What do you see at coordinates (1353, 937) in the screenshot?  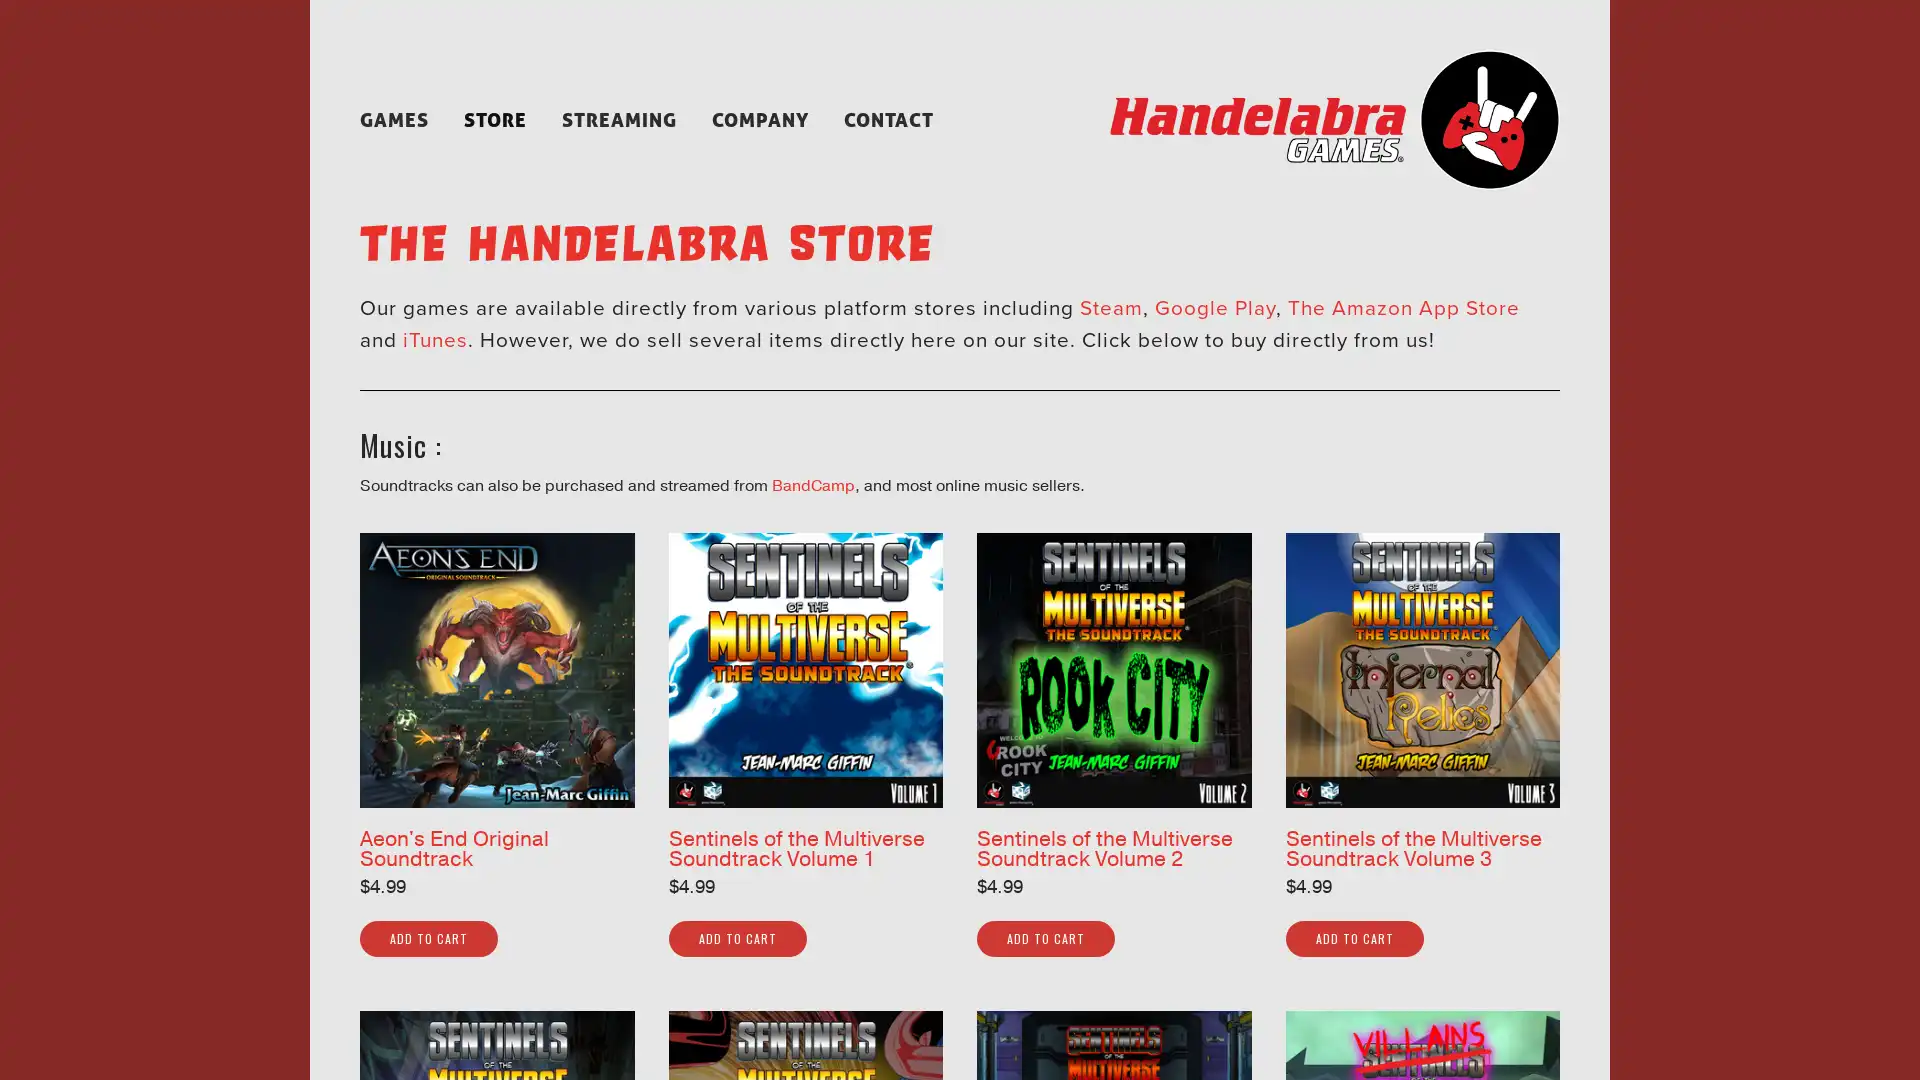 I see `ADD TO CART` at bounding box center [1353, 937].